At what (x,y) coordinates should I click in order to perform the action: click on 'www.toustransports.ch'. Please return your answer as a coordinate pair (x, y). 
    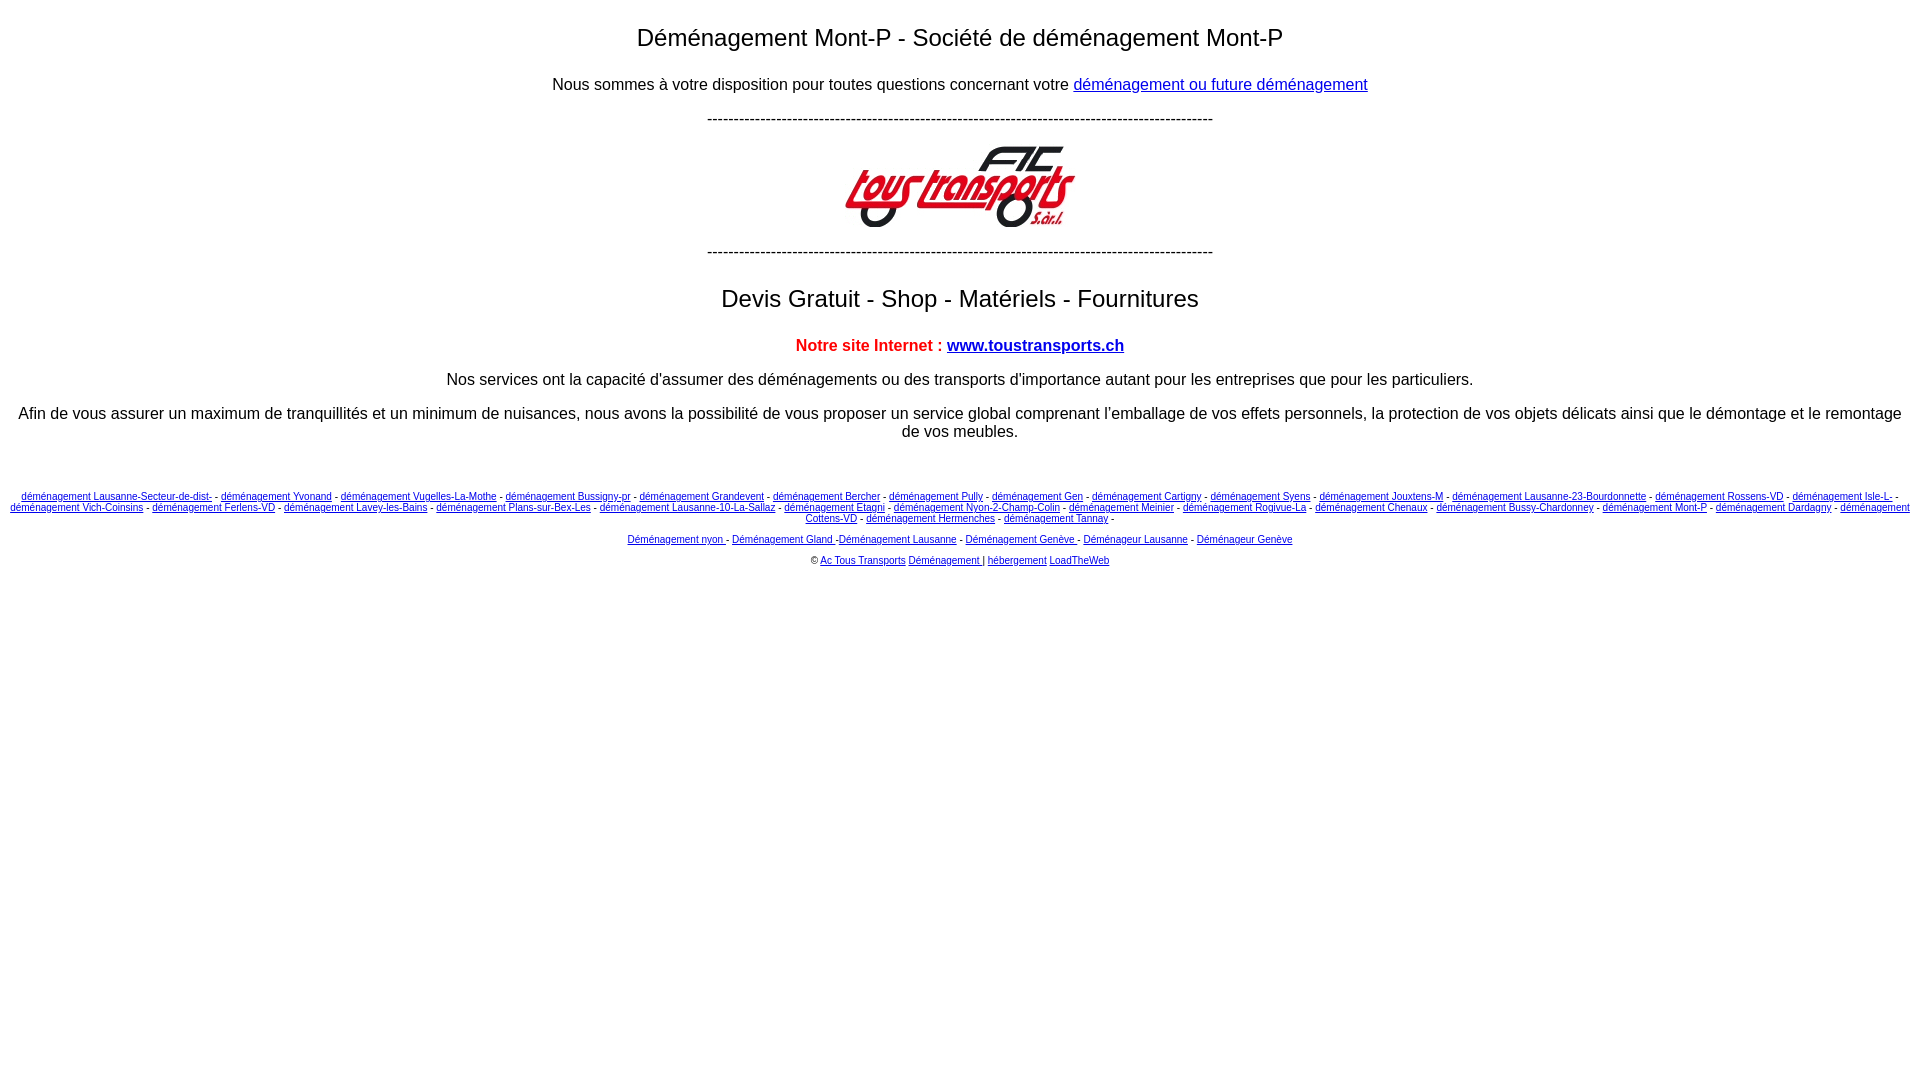
    Looking at the image, I should click on (1035, 344).